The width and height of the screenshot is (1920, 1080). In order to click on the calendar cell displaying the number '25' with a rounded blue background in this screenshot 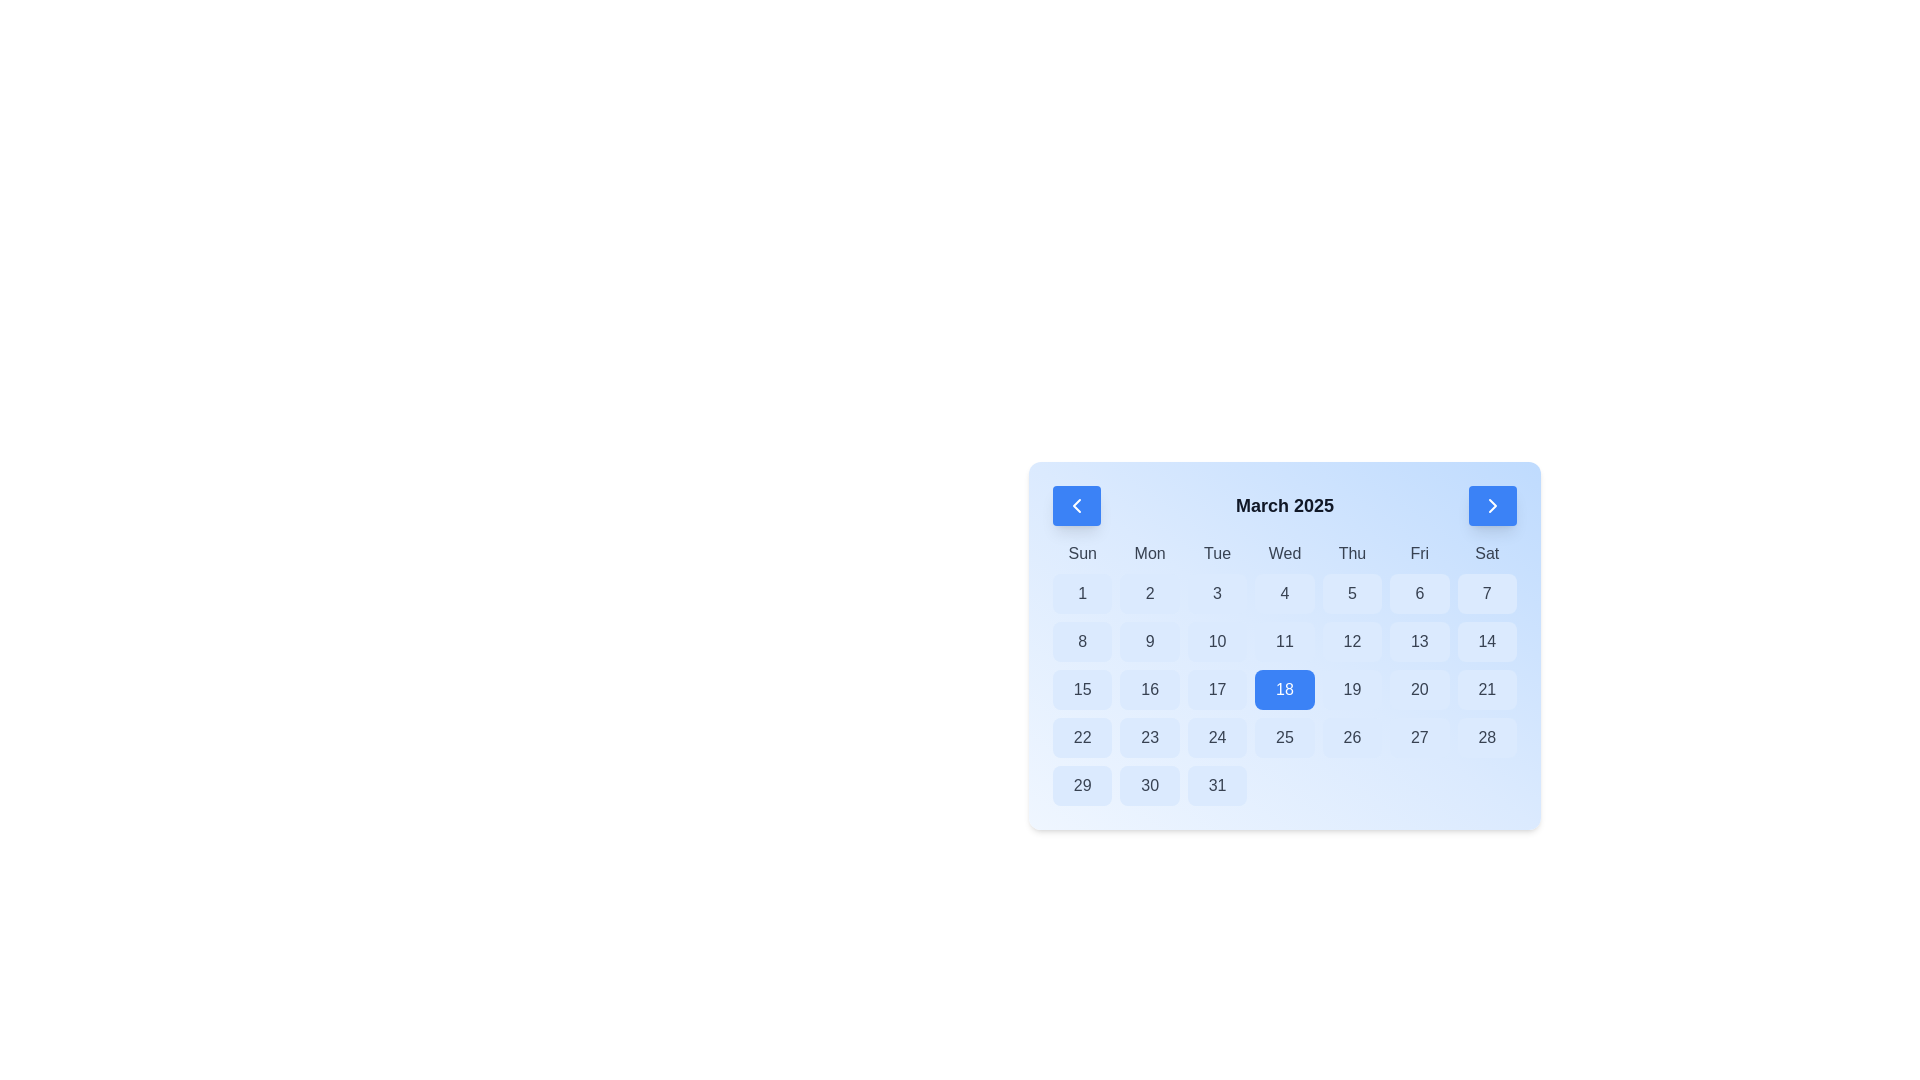, I will do `click(1285, 737)`.